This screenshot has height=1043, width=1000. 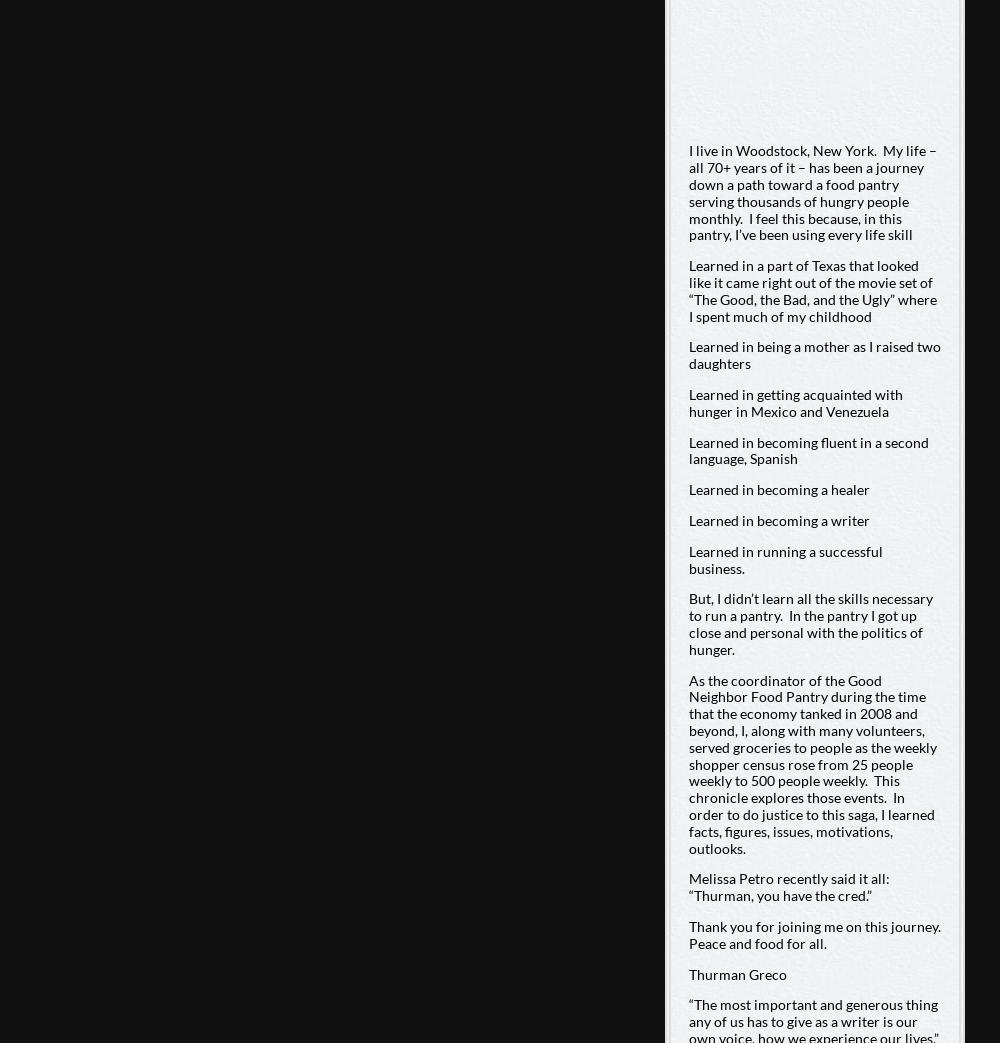 What do you see at coordinates (812, 191) in the screenshot?
I see `'I live in Woodstock, New York.  My life – all 70+ years of it – has been a journey down a path toward a food pantry serving thousands of hungry people monthly.  I feel this because, in this pantry, I’ve been using every life skill'` at bounding box center [812, 191].